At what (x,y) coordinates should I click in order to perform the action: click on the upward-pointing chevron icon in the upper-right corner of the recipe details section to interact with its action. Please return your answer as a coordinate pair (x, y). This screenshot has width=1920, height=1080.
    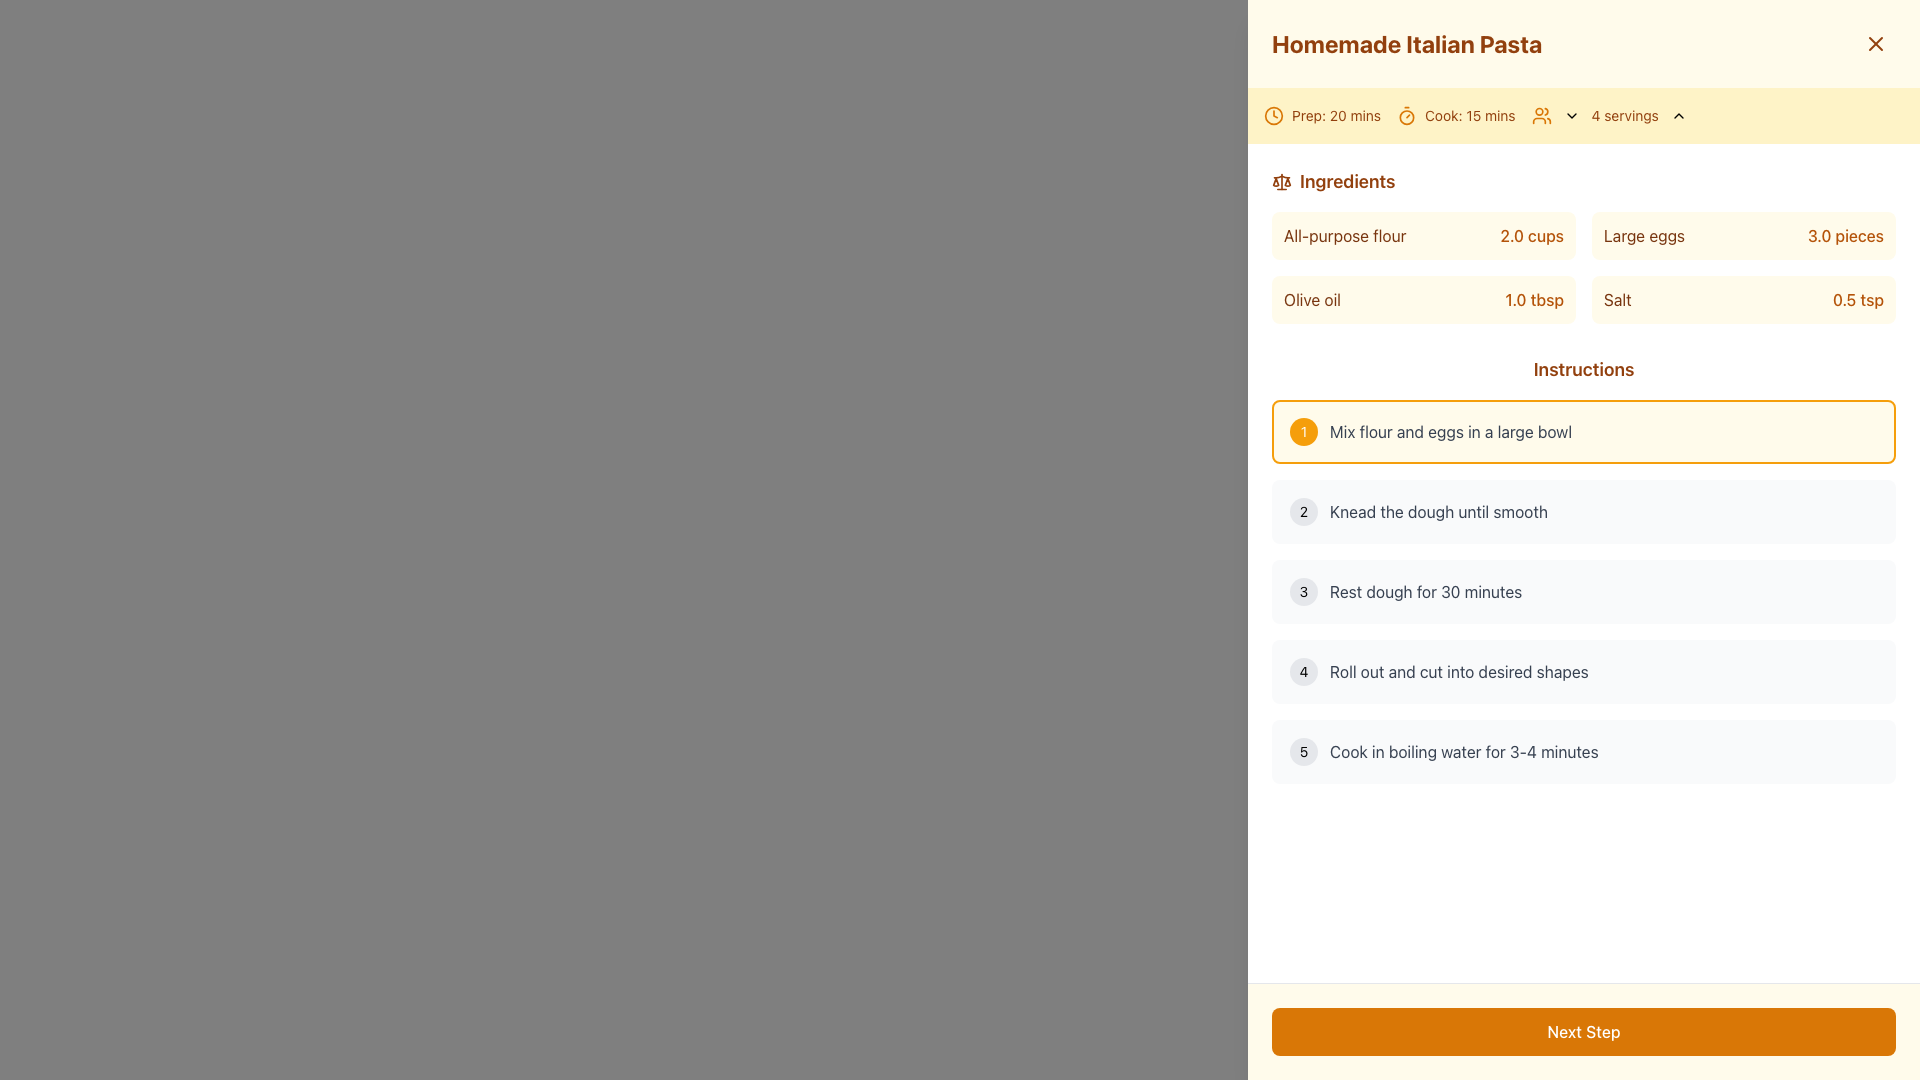
    Looking at the image, I should click on (1678, 115).